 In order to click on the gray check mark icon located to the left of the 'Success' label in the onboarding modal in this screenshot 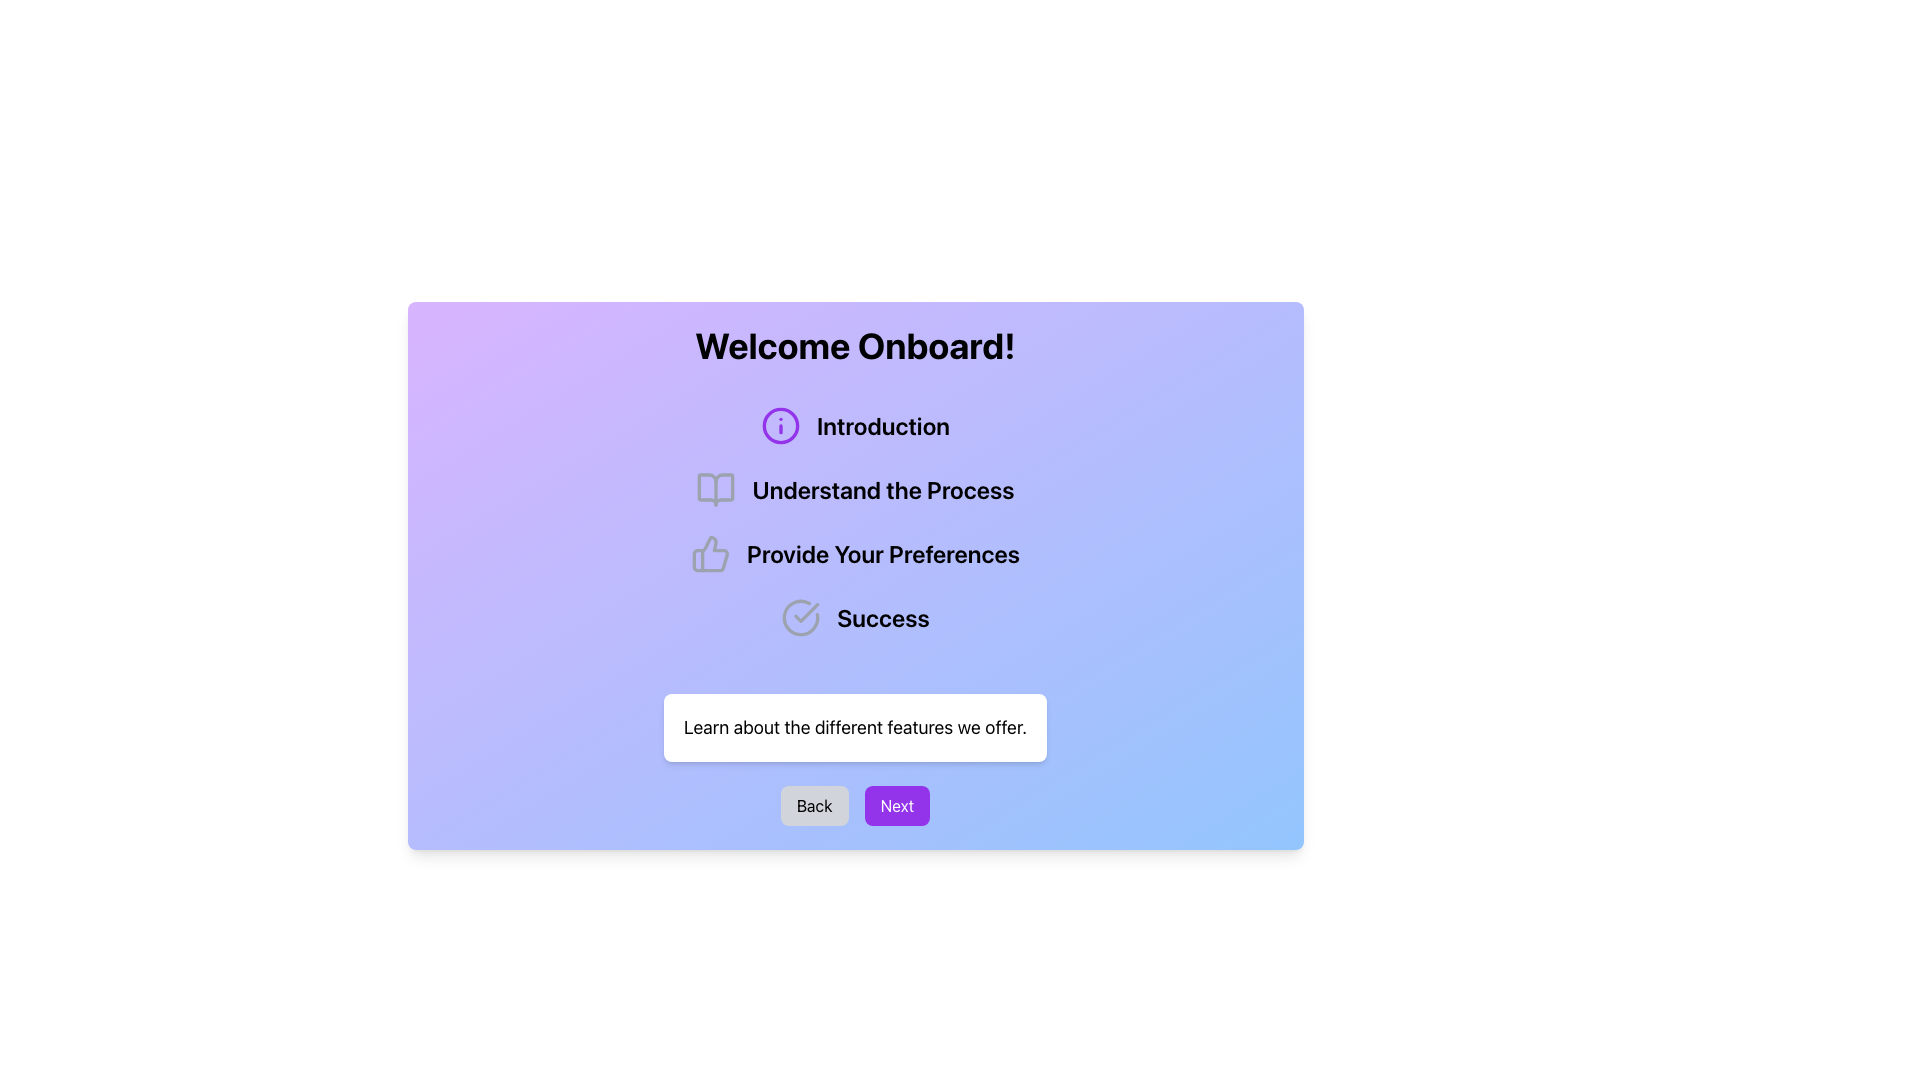, I will do `click(801, 616)`.